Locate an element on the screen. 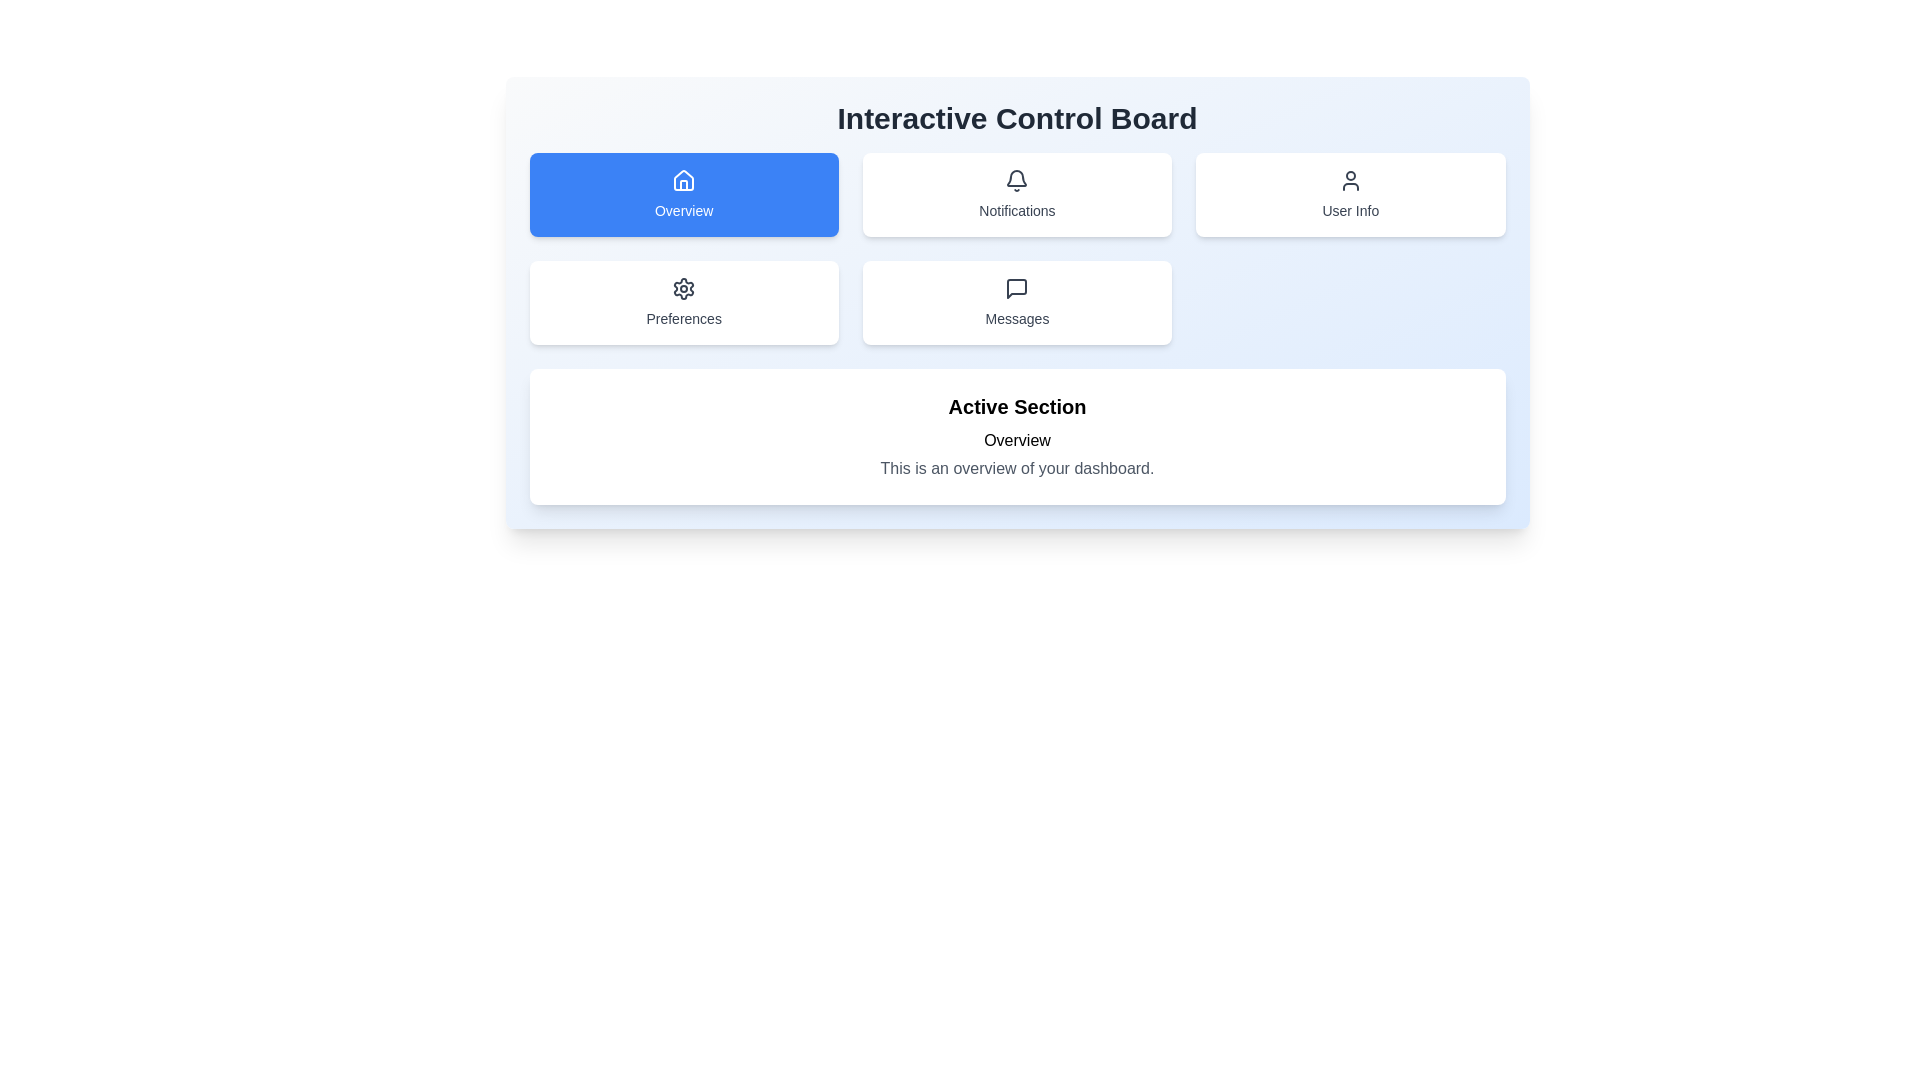  the header titled 'Interactive Control Board', which is styled with bold and large font, and centrally aligned at the top of the interface is located at coordinates (1017, 119).